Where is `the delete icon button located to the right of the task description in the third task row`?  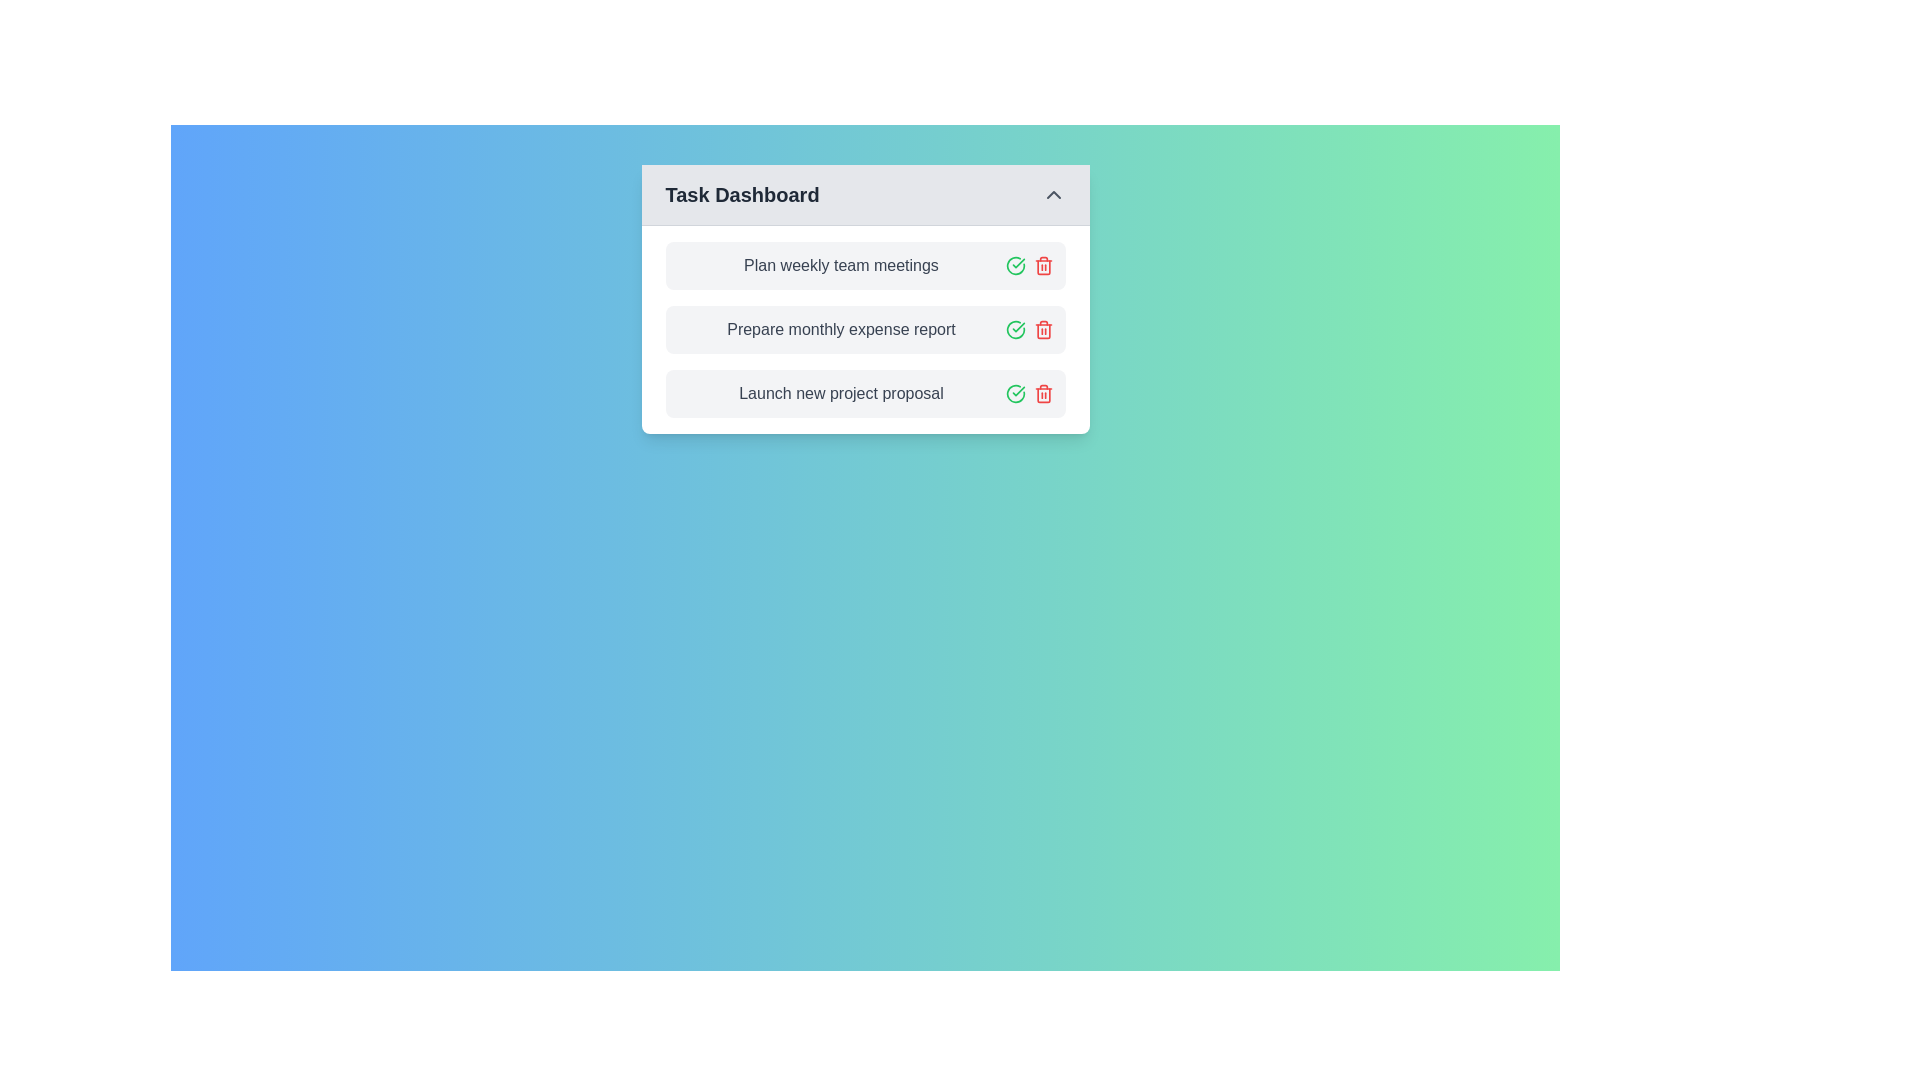
the delete icon button located to the right of the task description in the third task row is located at coordinates (1042, 265).